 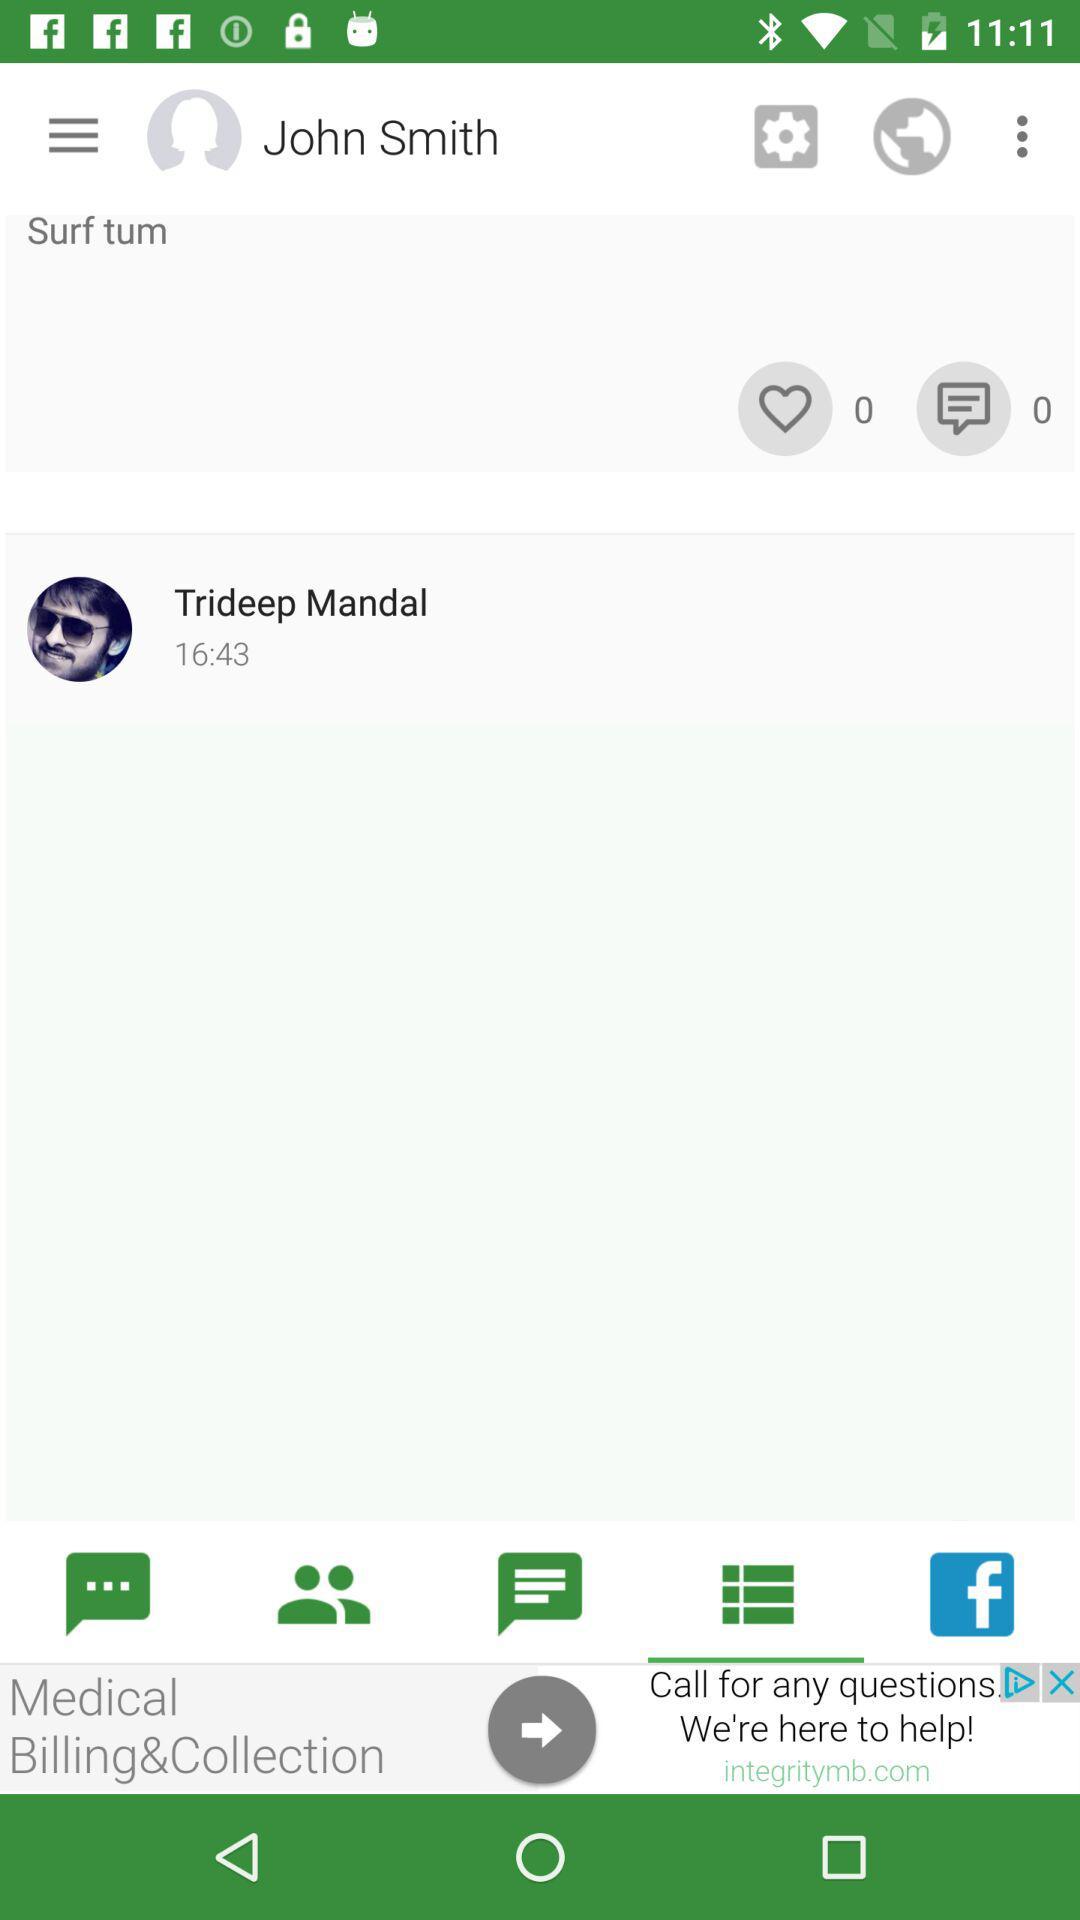 I want to click on advertisement, so click(x=540, y=1727).